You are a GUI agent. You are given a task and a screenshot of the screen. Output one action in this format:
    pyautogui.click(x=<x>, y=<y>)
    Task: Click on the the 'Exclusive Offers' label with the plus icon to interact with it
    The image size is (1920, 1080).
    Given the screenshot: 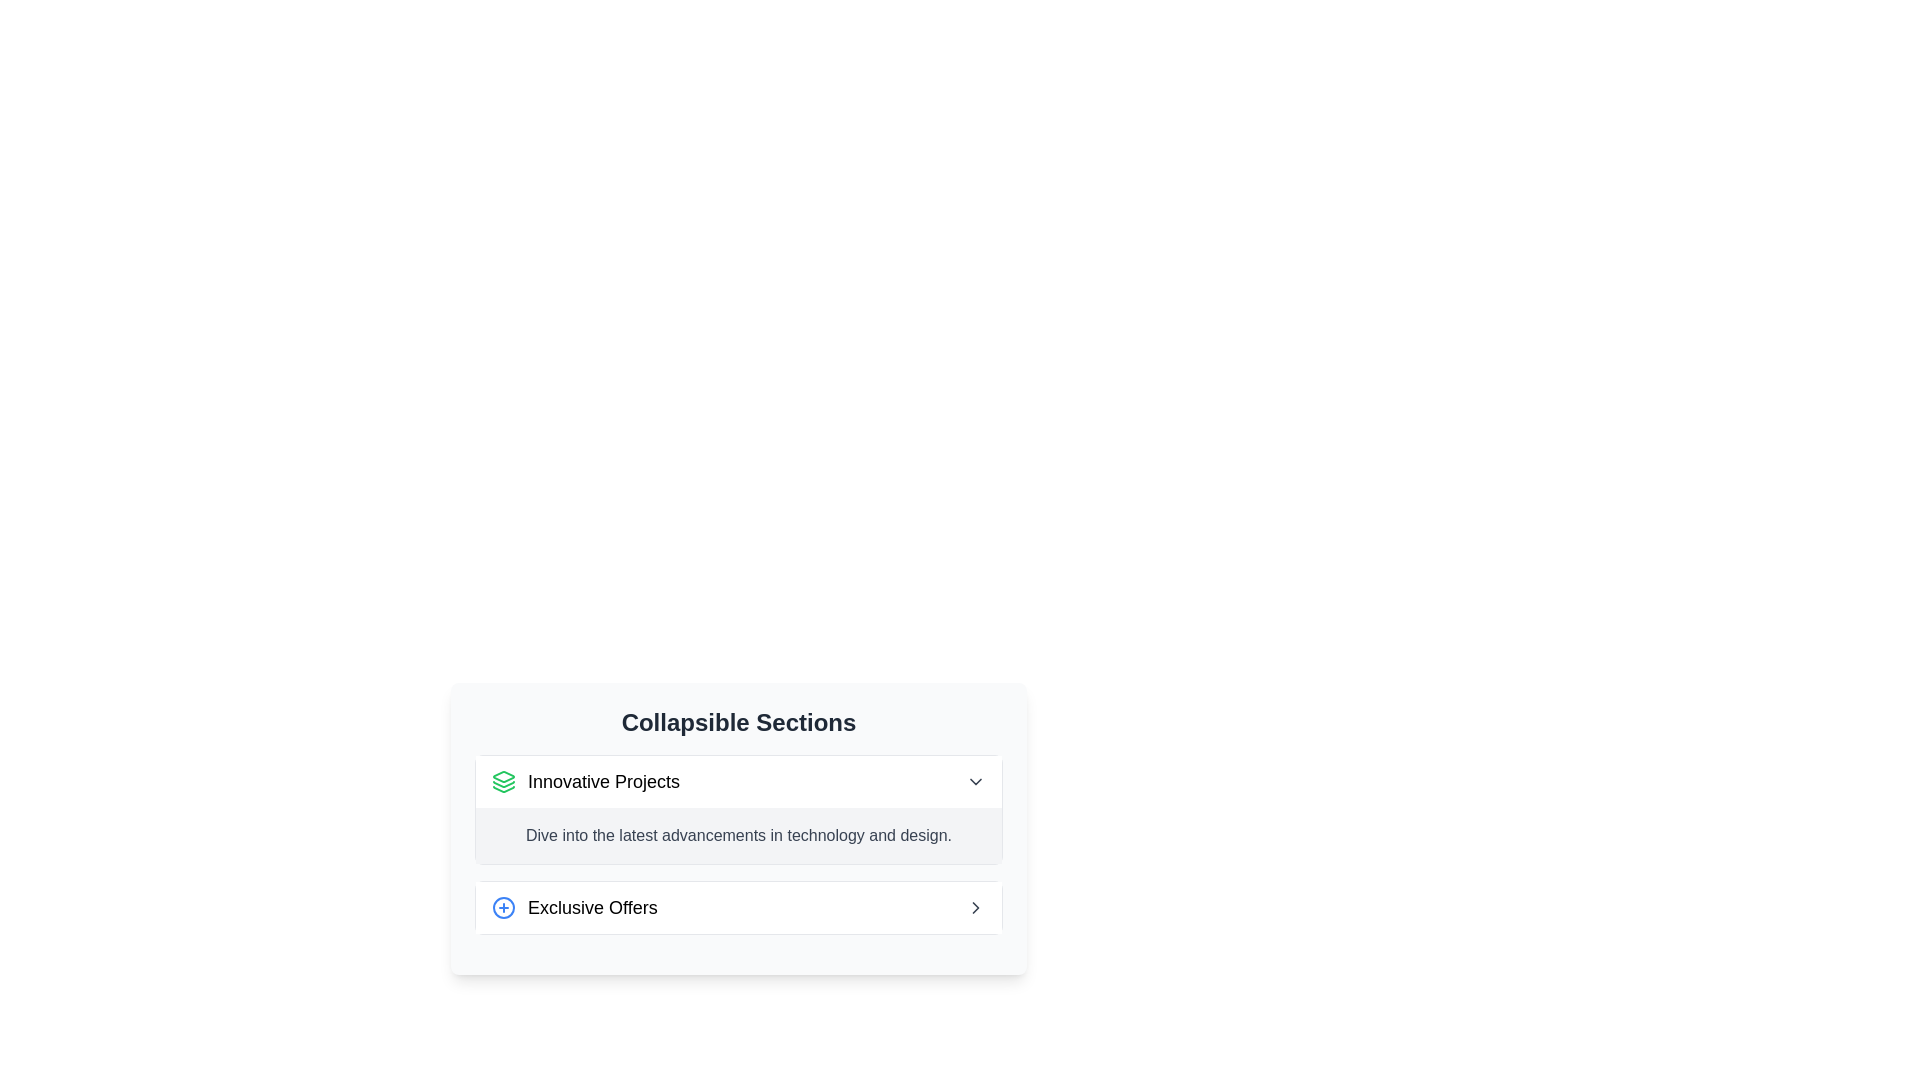 What is the action you would take?
    pyautogui.click(x=573, y=907)
    